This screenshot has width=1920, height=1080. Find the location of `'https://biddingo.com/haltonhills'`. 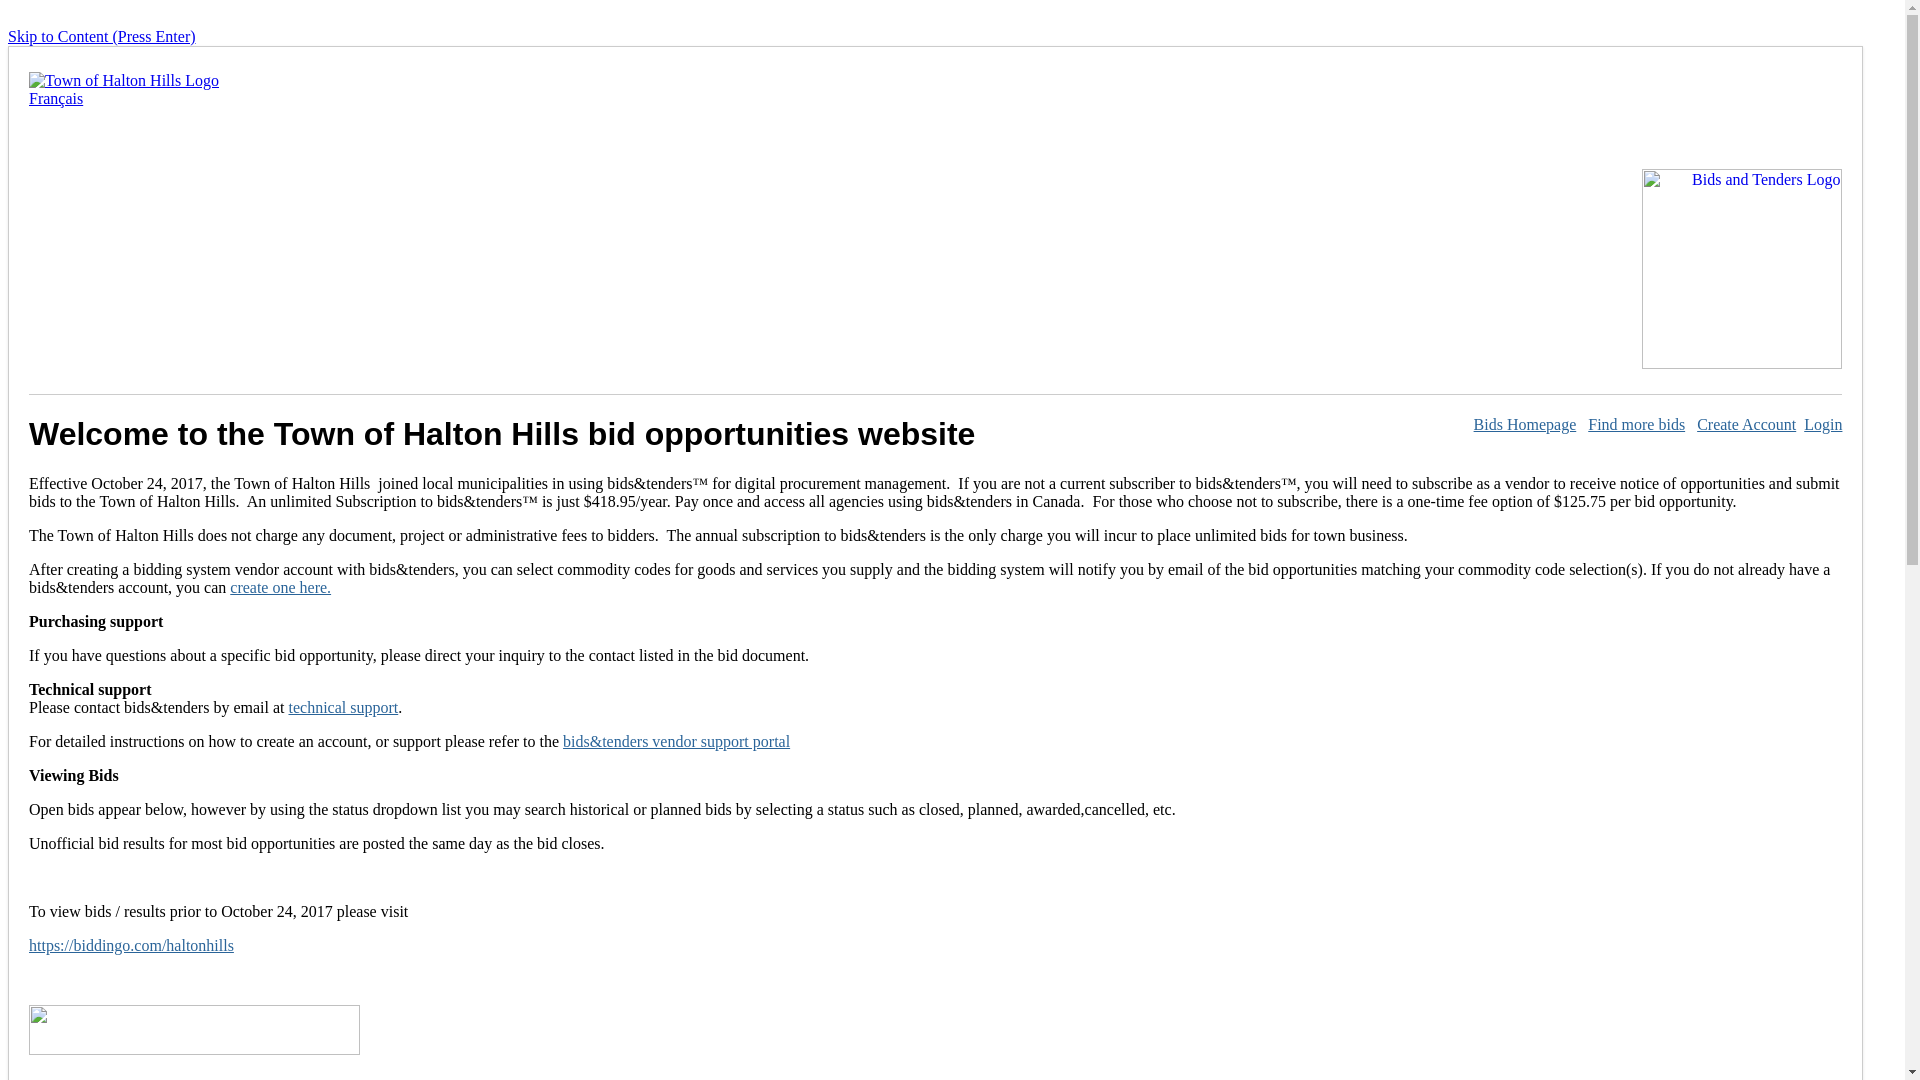

'https://biddingo.com/haltonhills' is located at coordinates (28, 945).